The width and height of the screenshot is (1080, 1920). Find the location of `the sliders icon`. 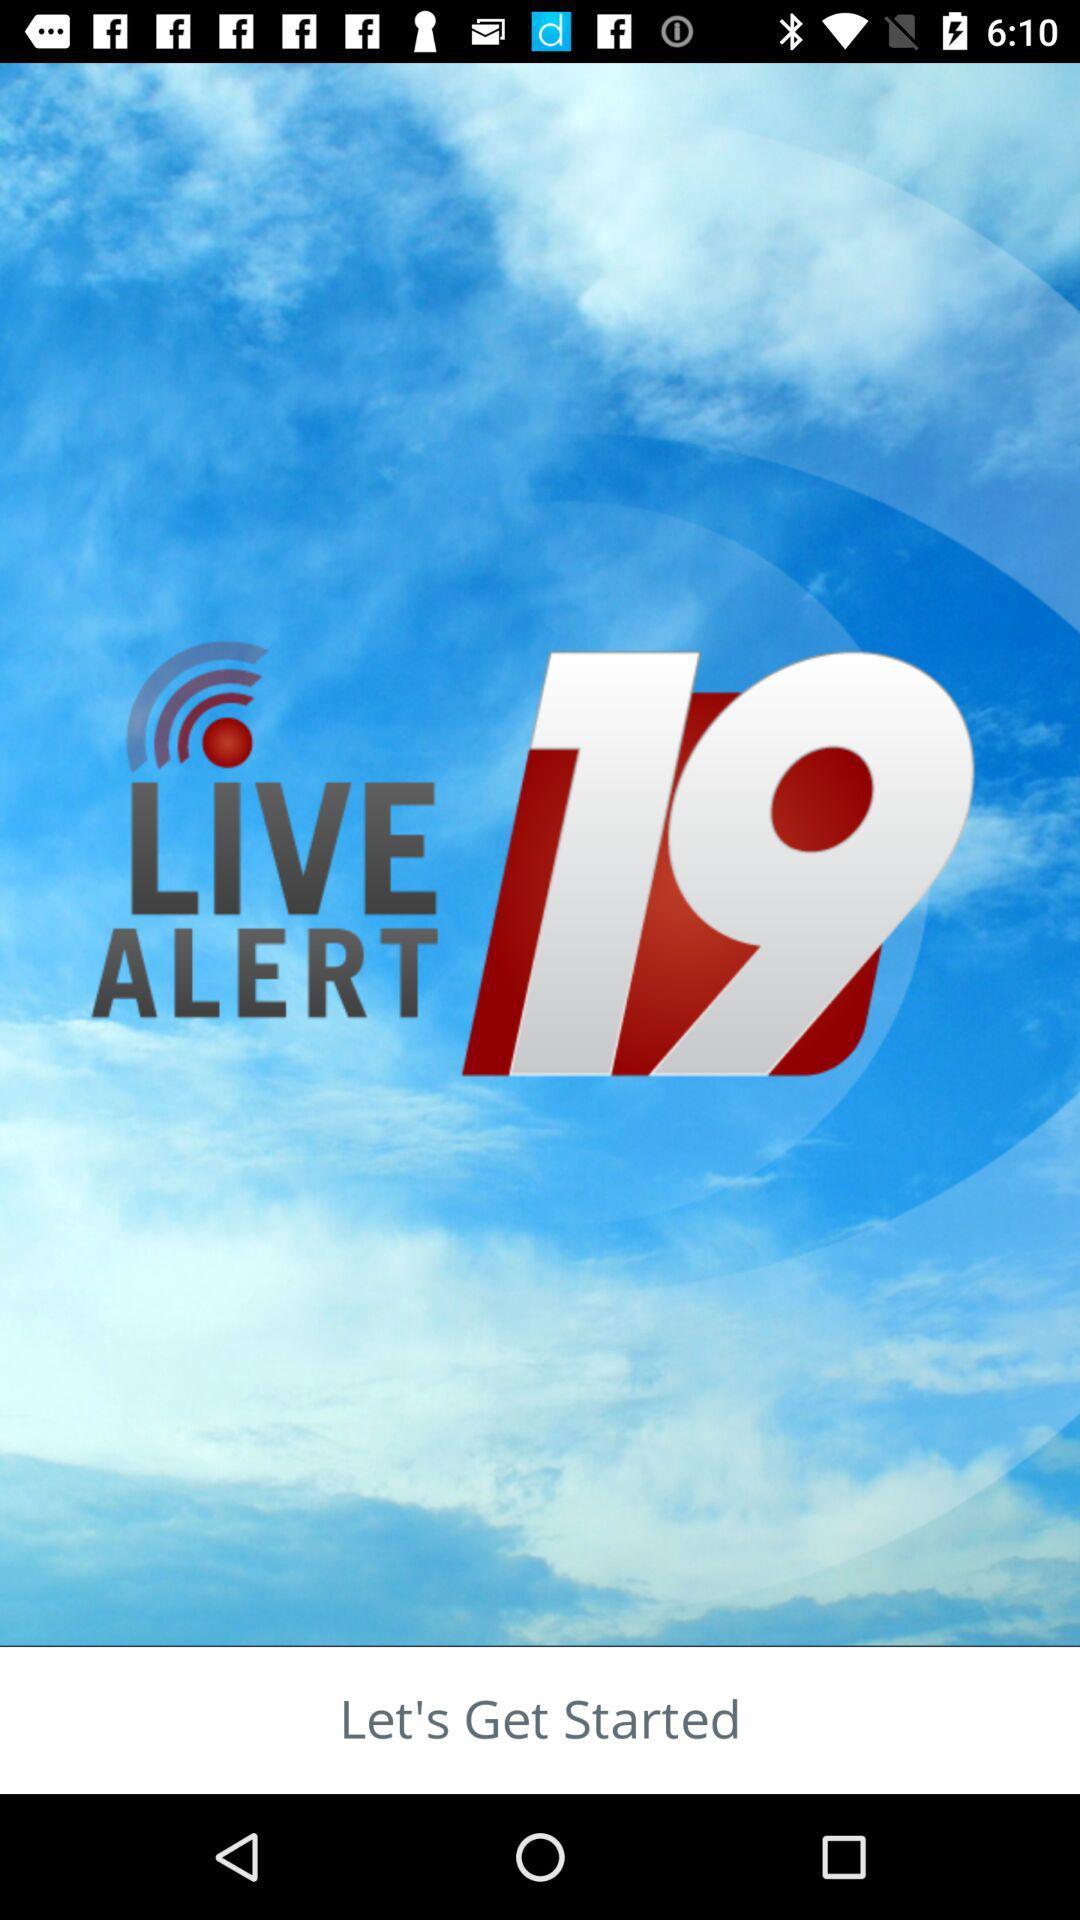

the sliders icon is located at coordinates (131, 240).